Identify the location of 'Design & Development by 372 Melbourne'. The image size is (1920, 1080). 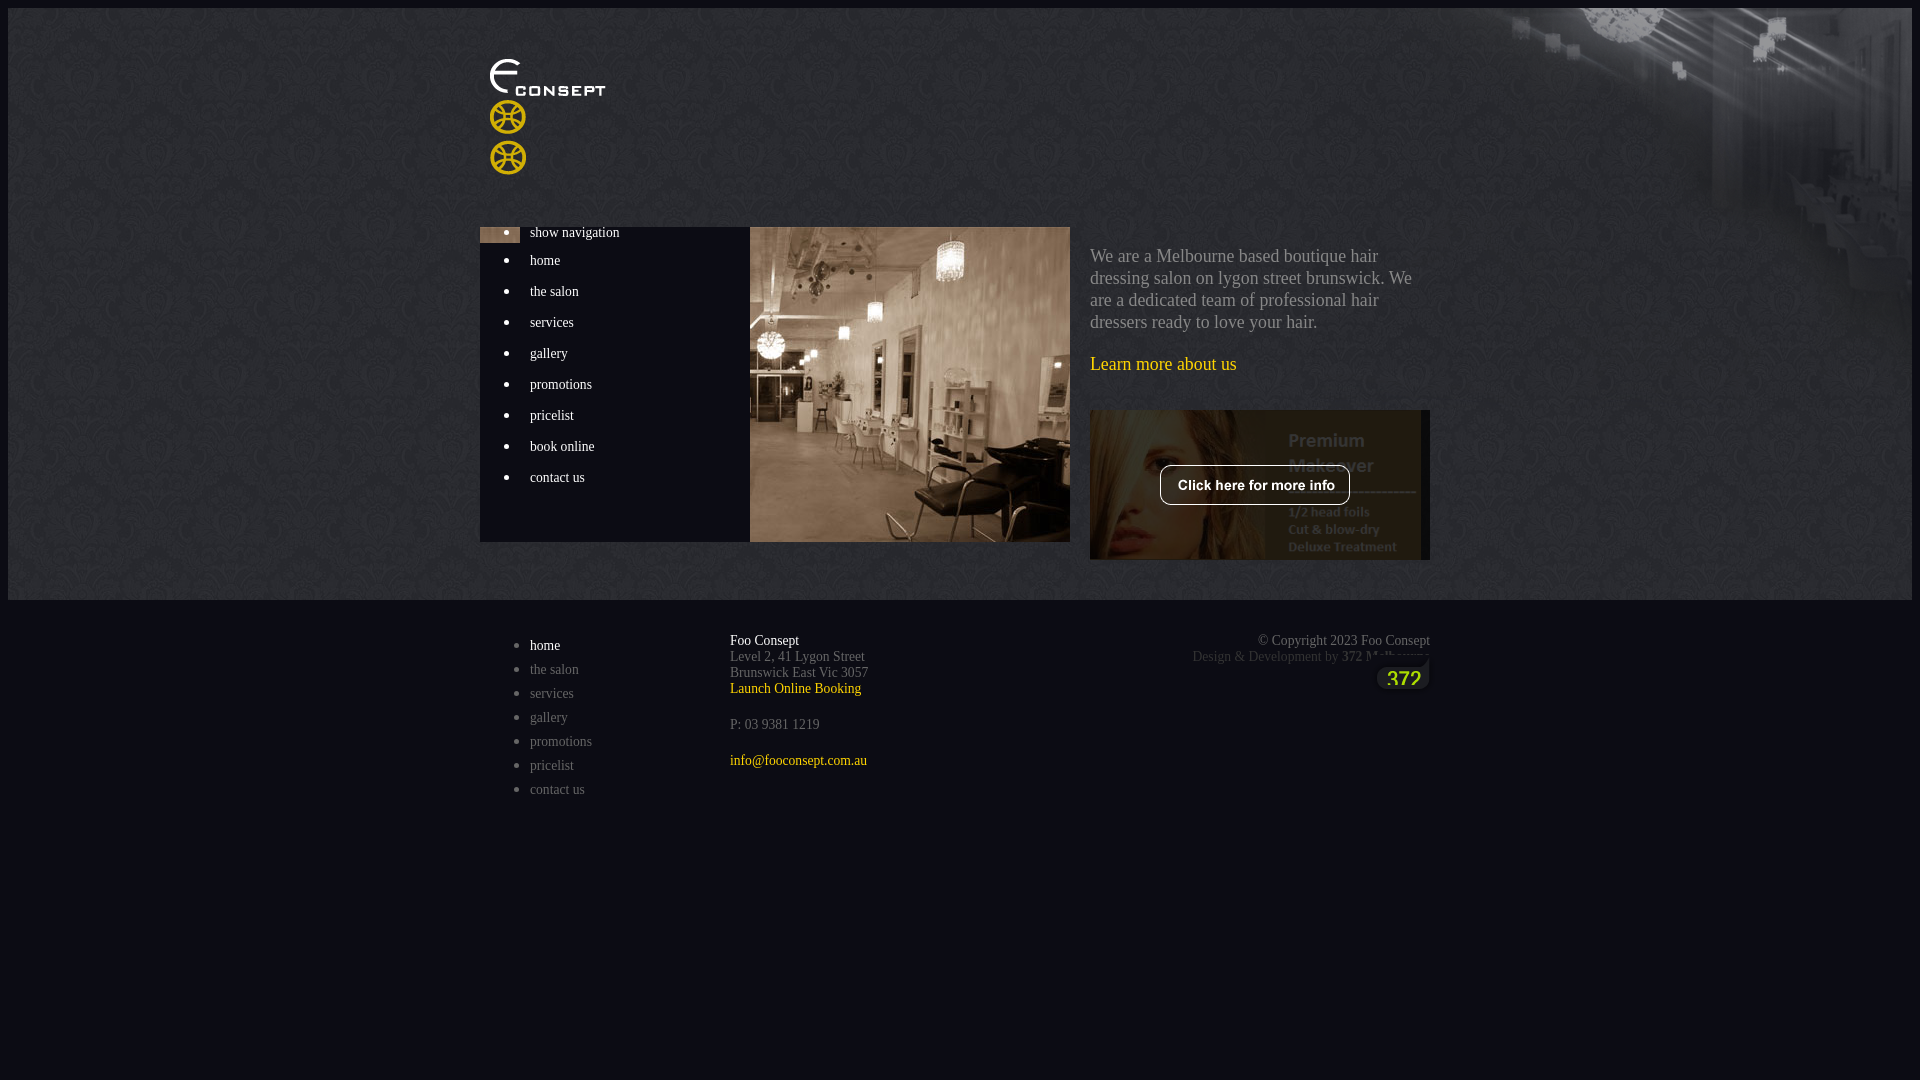
(1310, 656).